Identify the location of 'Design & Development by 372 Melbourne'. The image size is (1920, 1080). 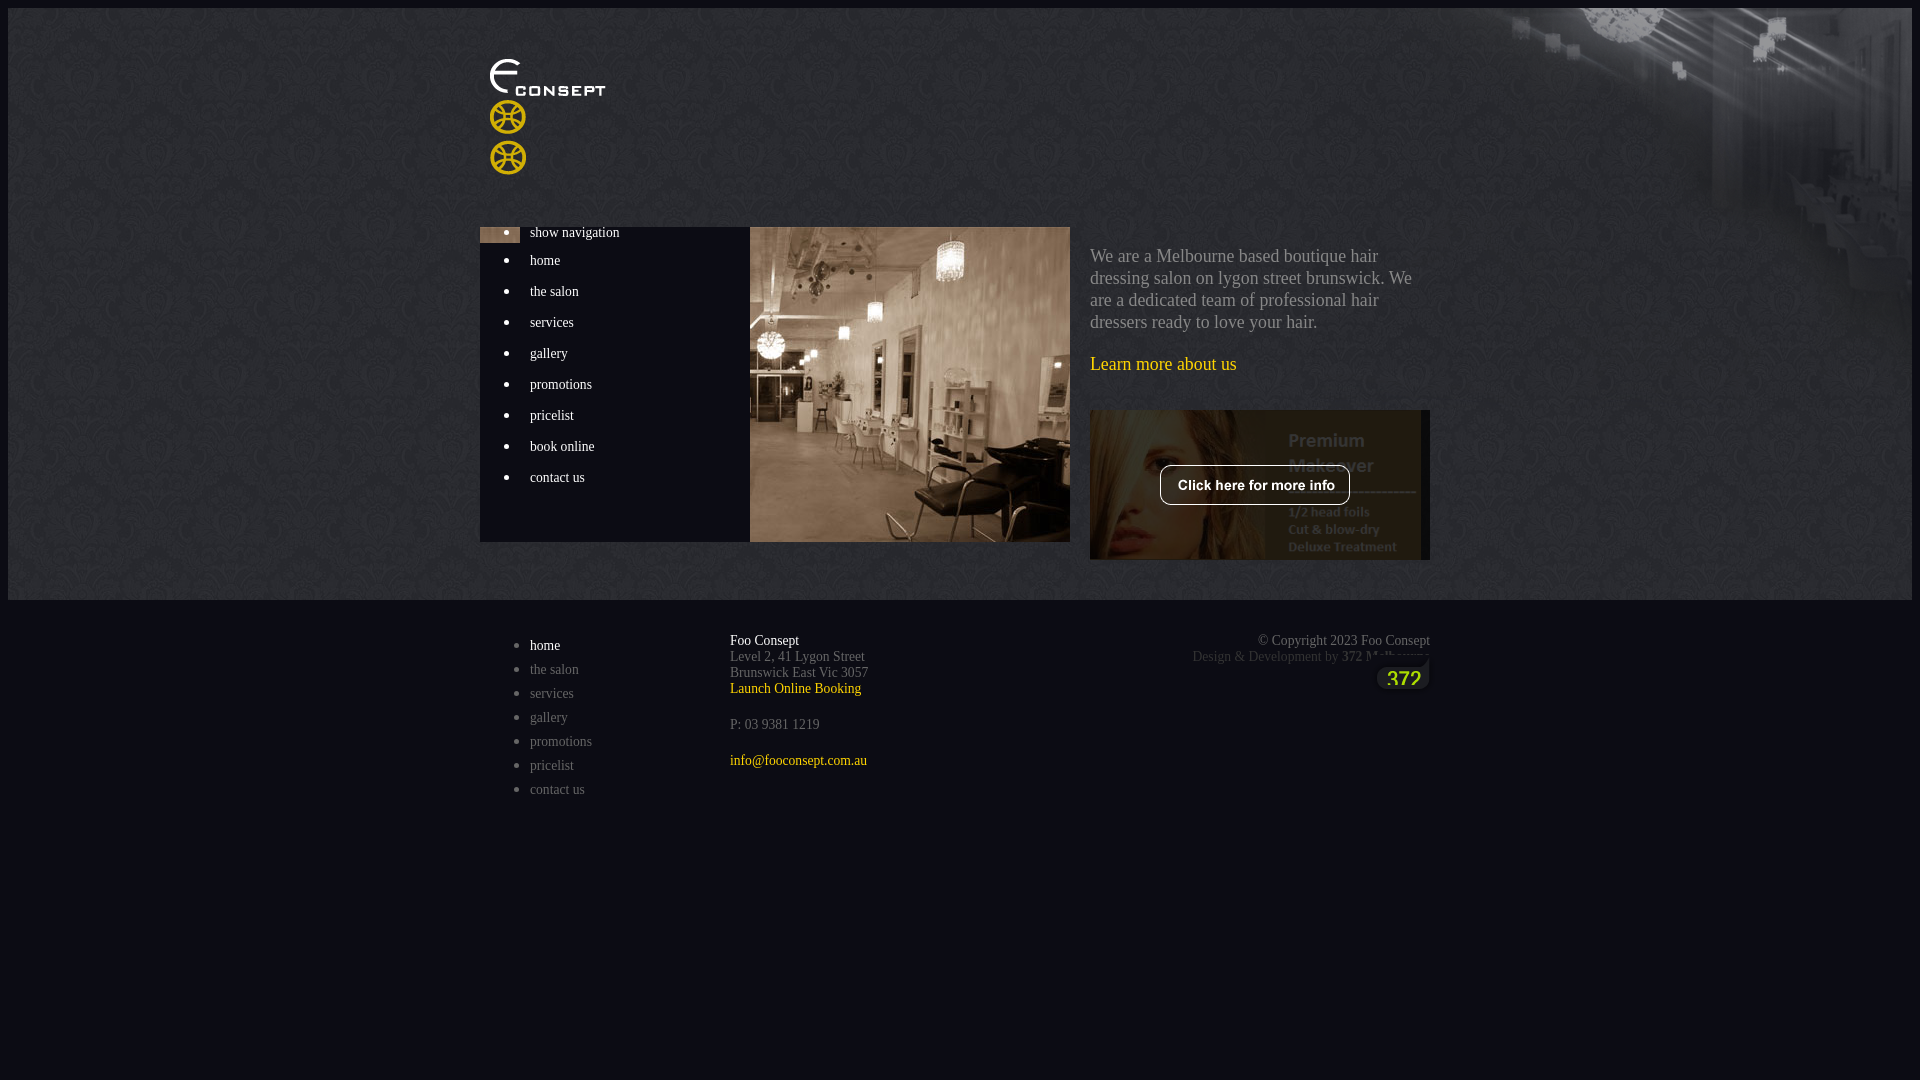
(1310, 656).